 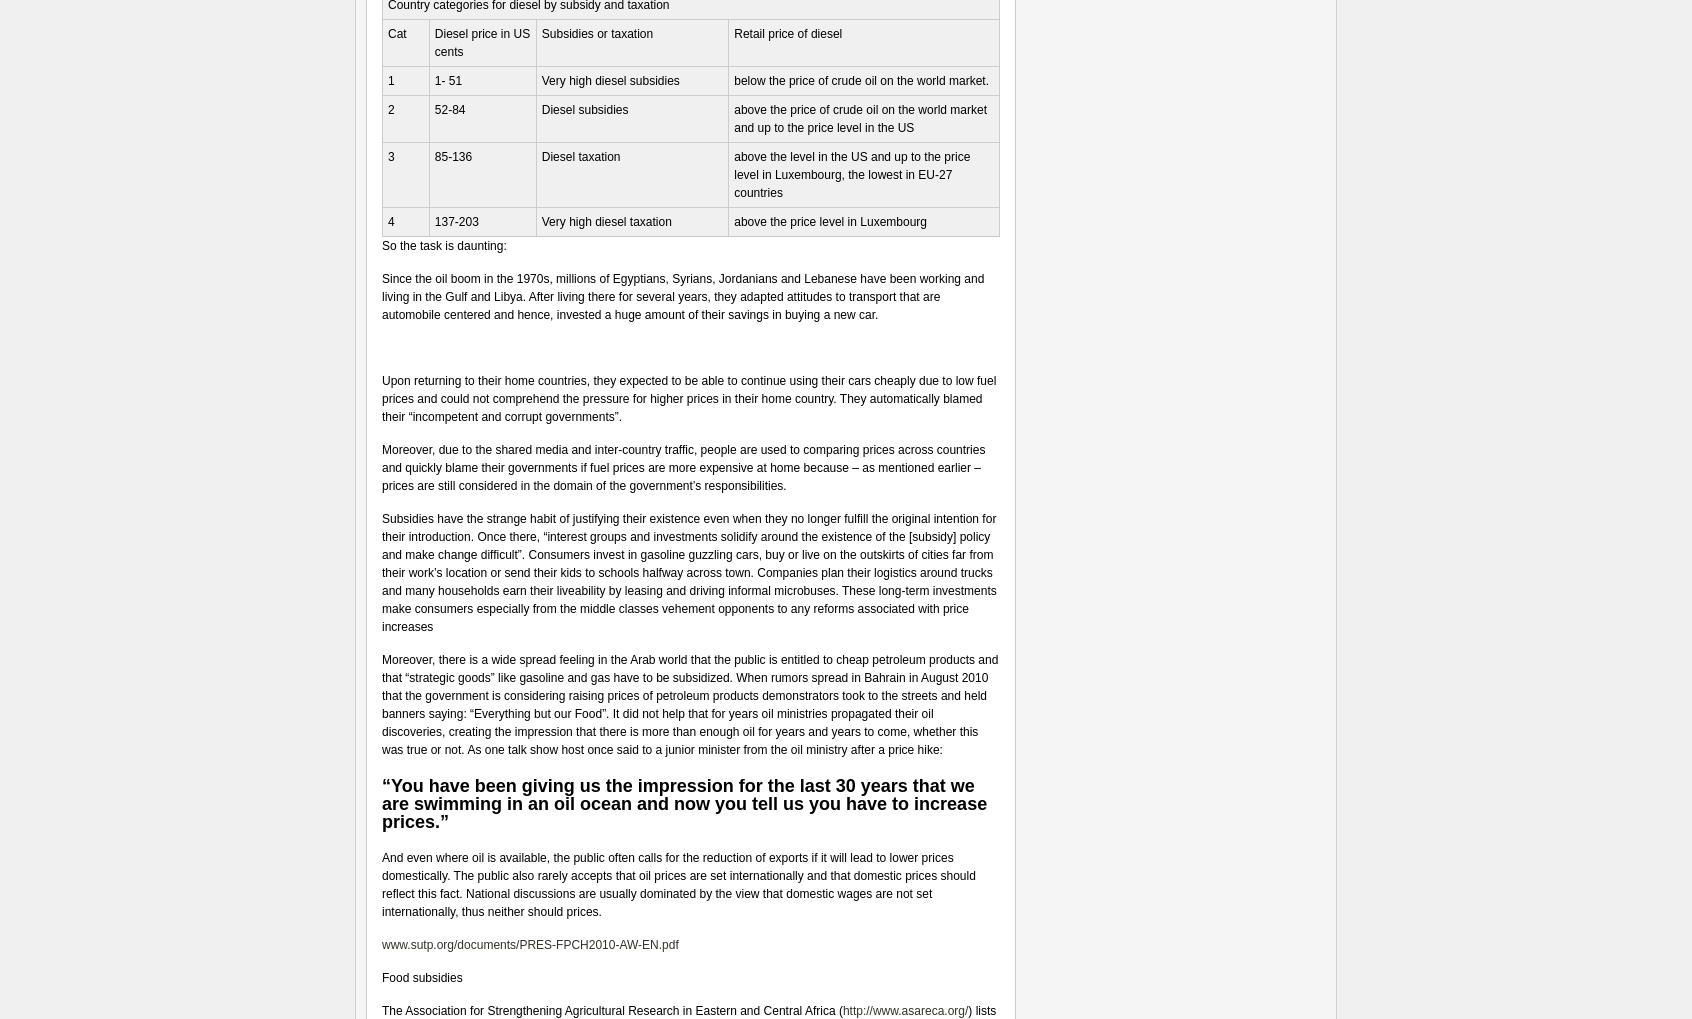 I want to click on 'Very high diesel subsidies', so click(x=608, y=81).